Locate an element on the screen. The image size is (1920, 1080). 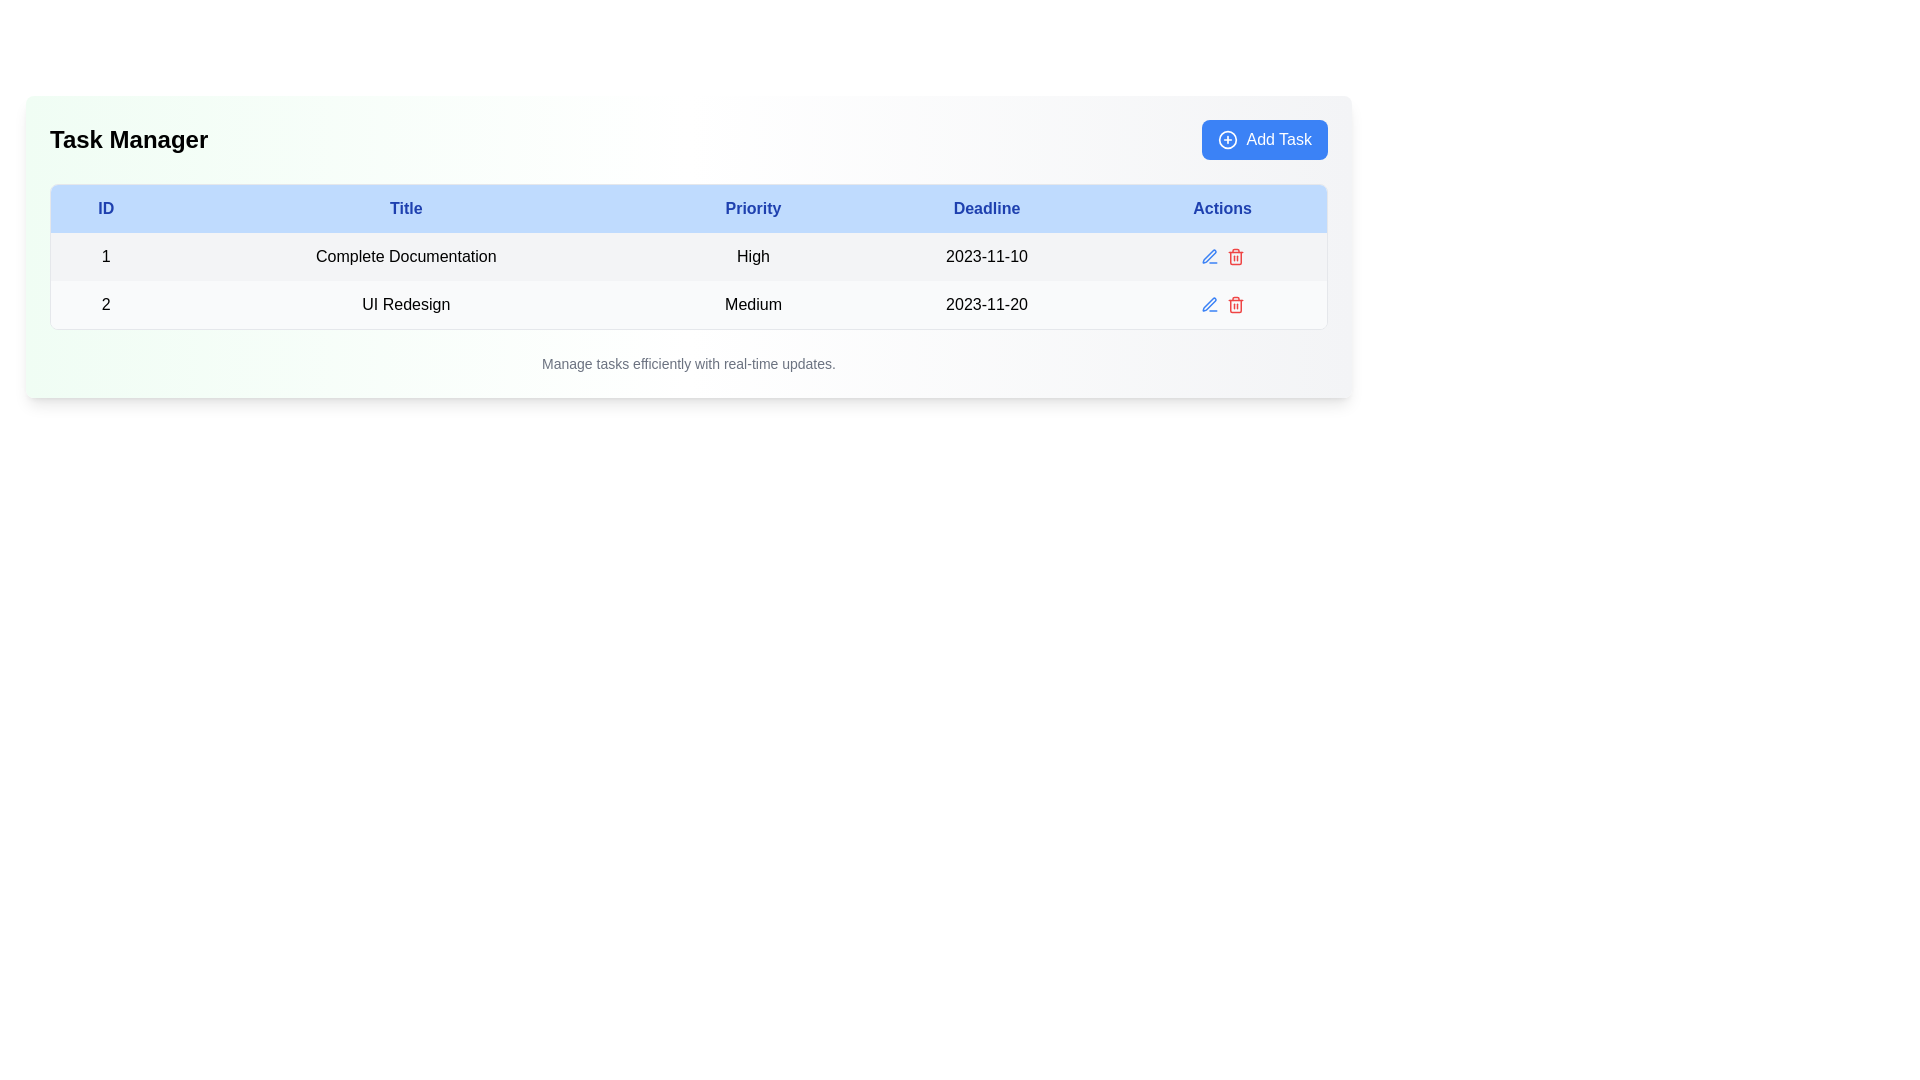
the second row of the table displaying task entry data, located directly below the row that starts with 'Complete Documentation' is located at coordinates (689, 304).